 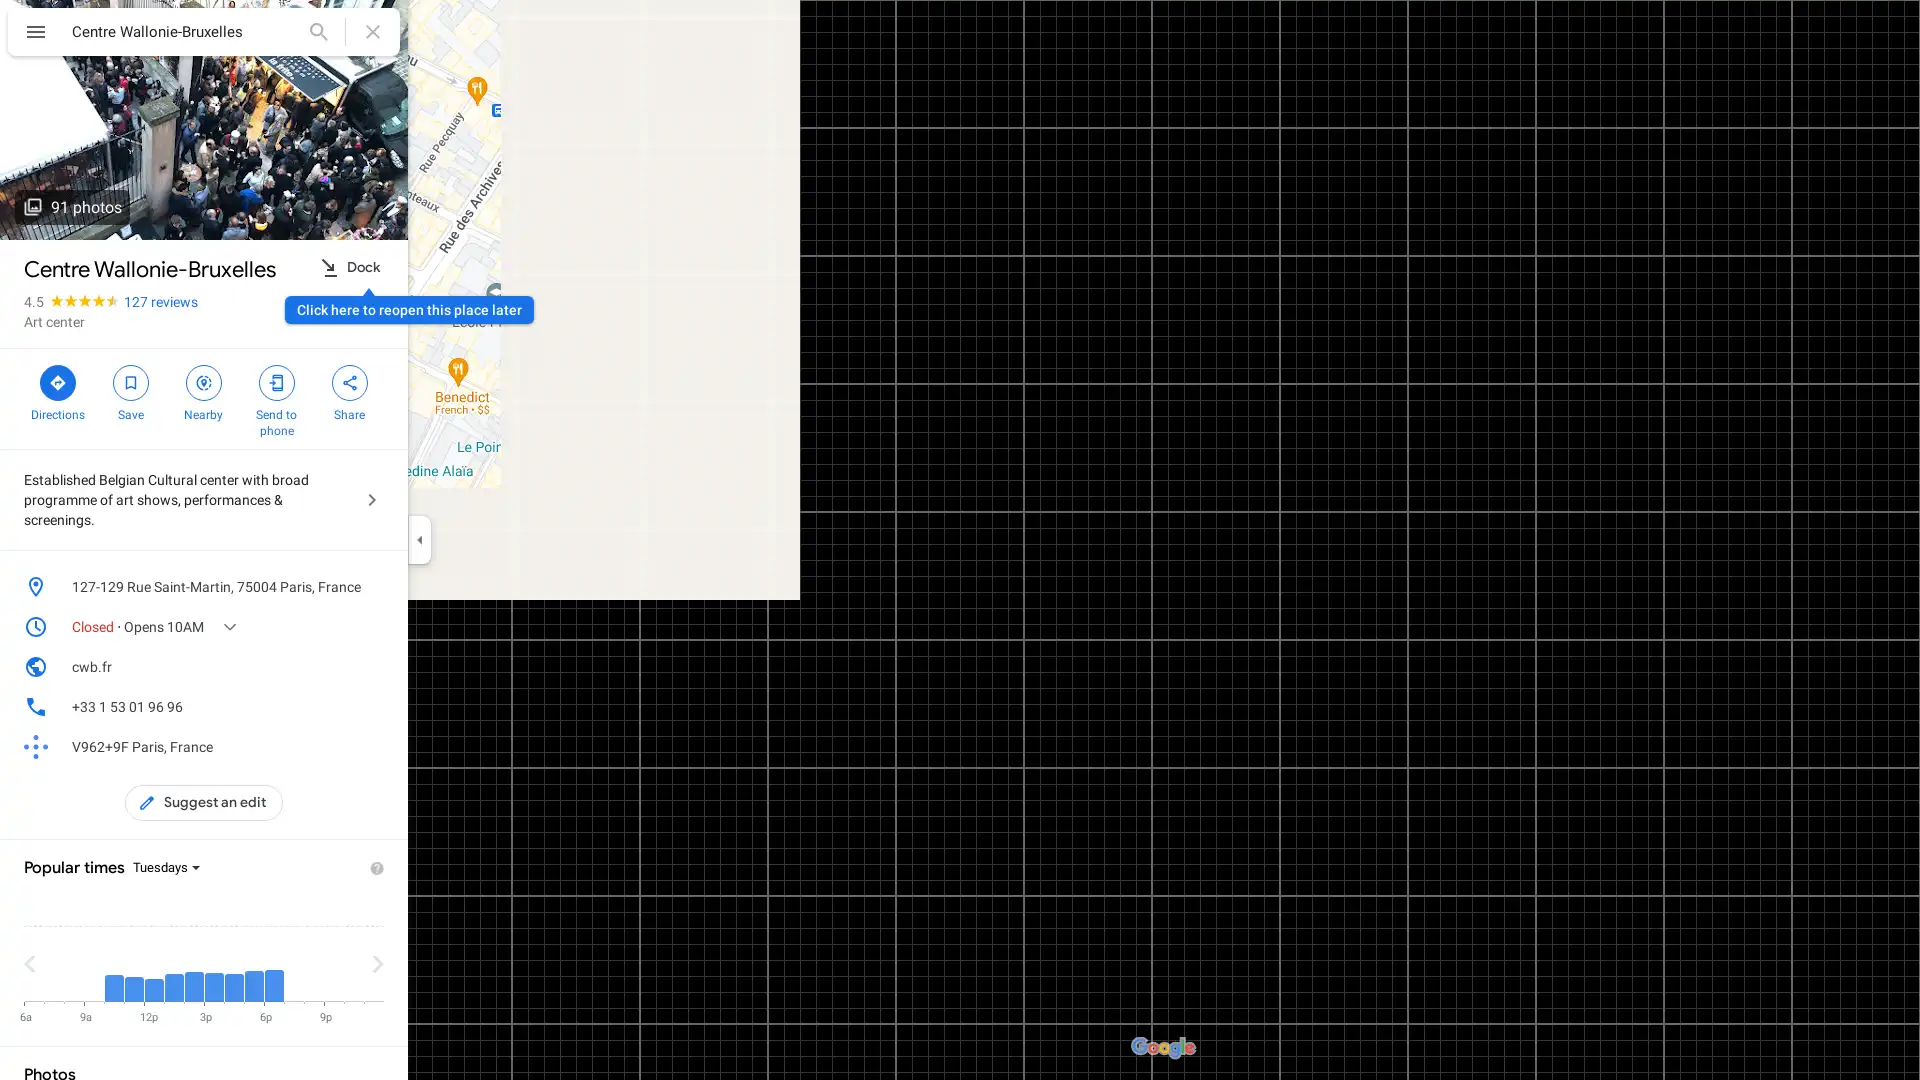 I want to click on Share Centre Wallonie-Bruxelles, so click(x=349, y=390).